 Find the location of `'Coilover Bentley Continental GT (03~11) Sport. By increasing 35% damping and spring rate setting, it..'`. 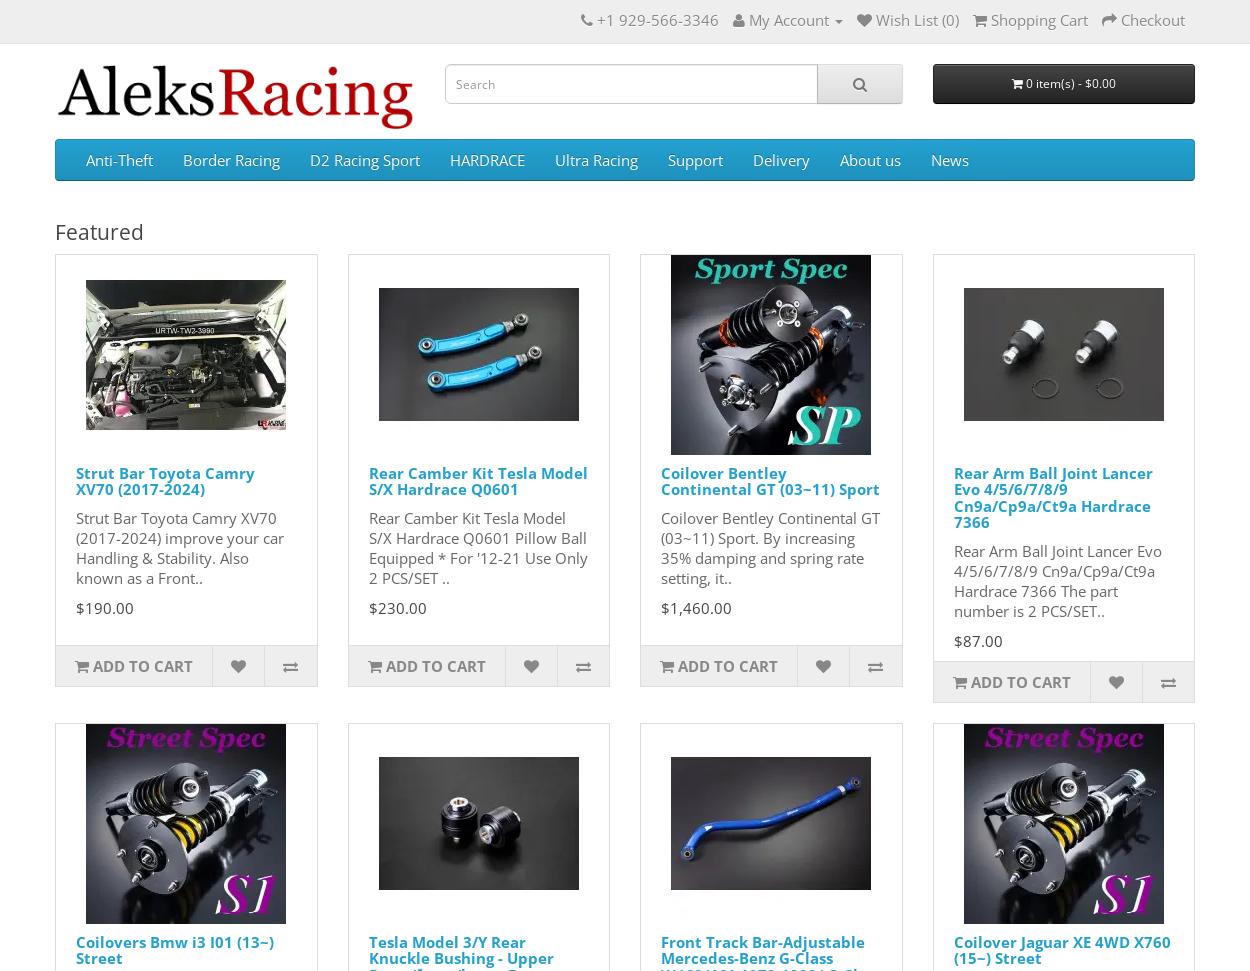

'Coilover Bentley Continental GT (03~11) Sport. By increasing 35% damping and spring rate setting, it..' is located at coordinates (661, 546).